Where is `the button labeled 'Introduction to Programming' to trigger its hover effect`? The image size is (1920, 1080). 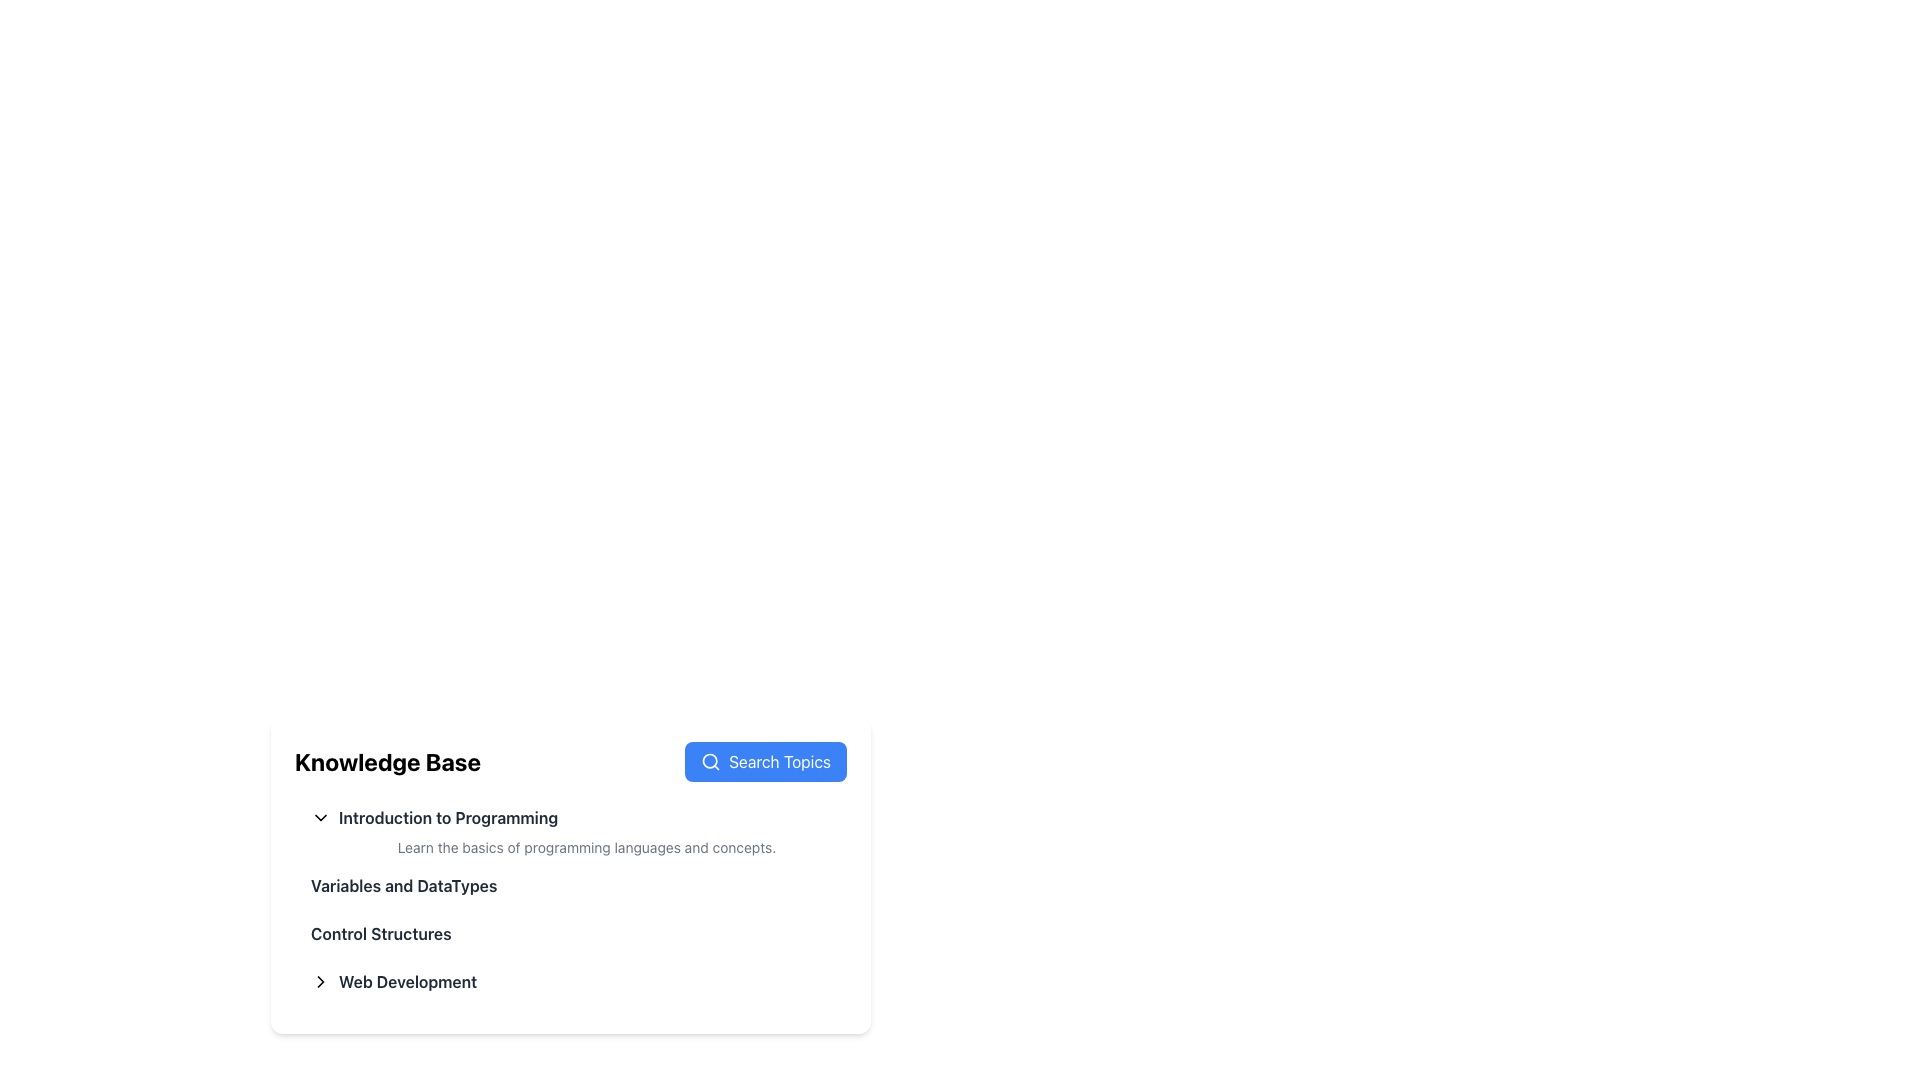 the button labeled 'Introduction to Programming' to trigger its hover effect is located at coordinates (433, 817).